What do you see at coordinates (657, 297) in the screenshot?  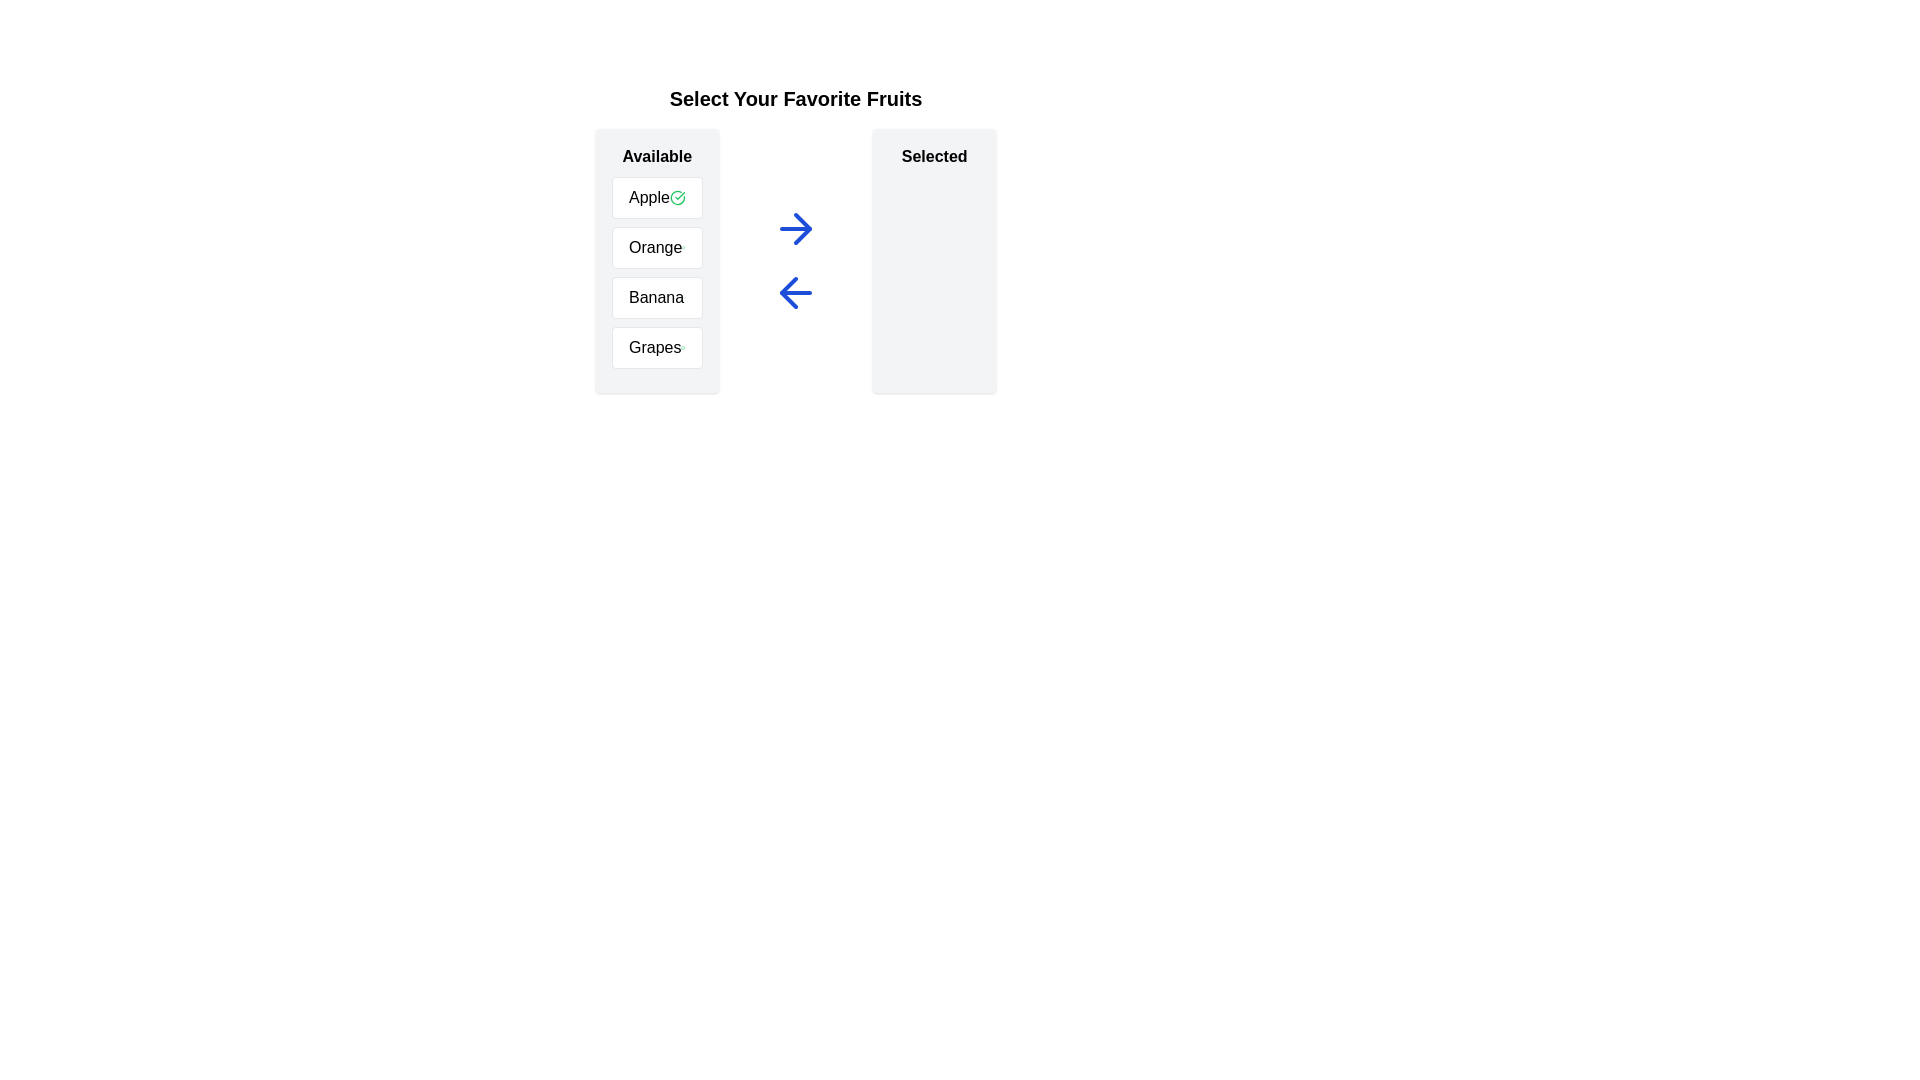 I see `the text of the selected item Banana` at bounding box center [657, 297].